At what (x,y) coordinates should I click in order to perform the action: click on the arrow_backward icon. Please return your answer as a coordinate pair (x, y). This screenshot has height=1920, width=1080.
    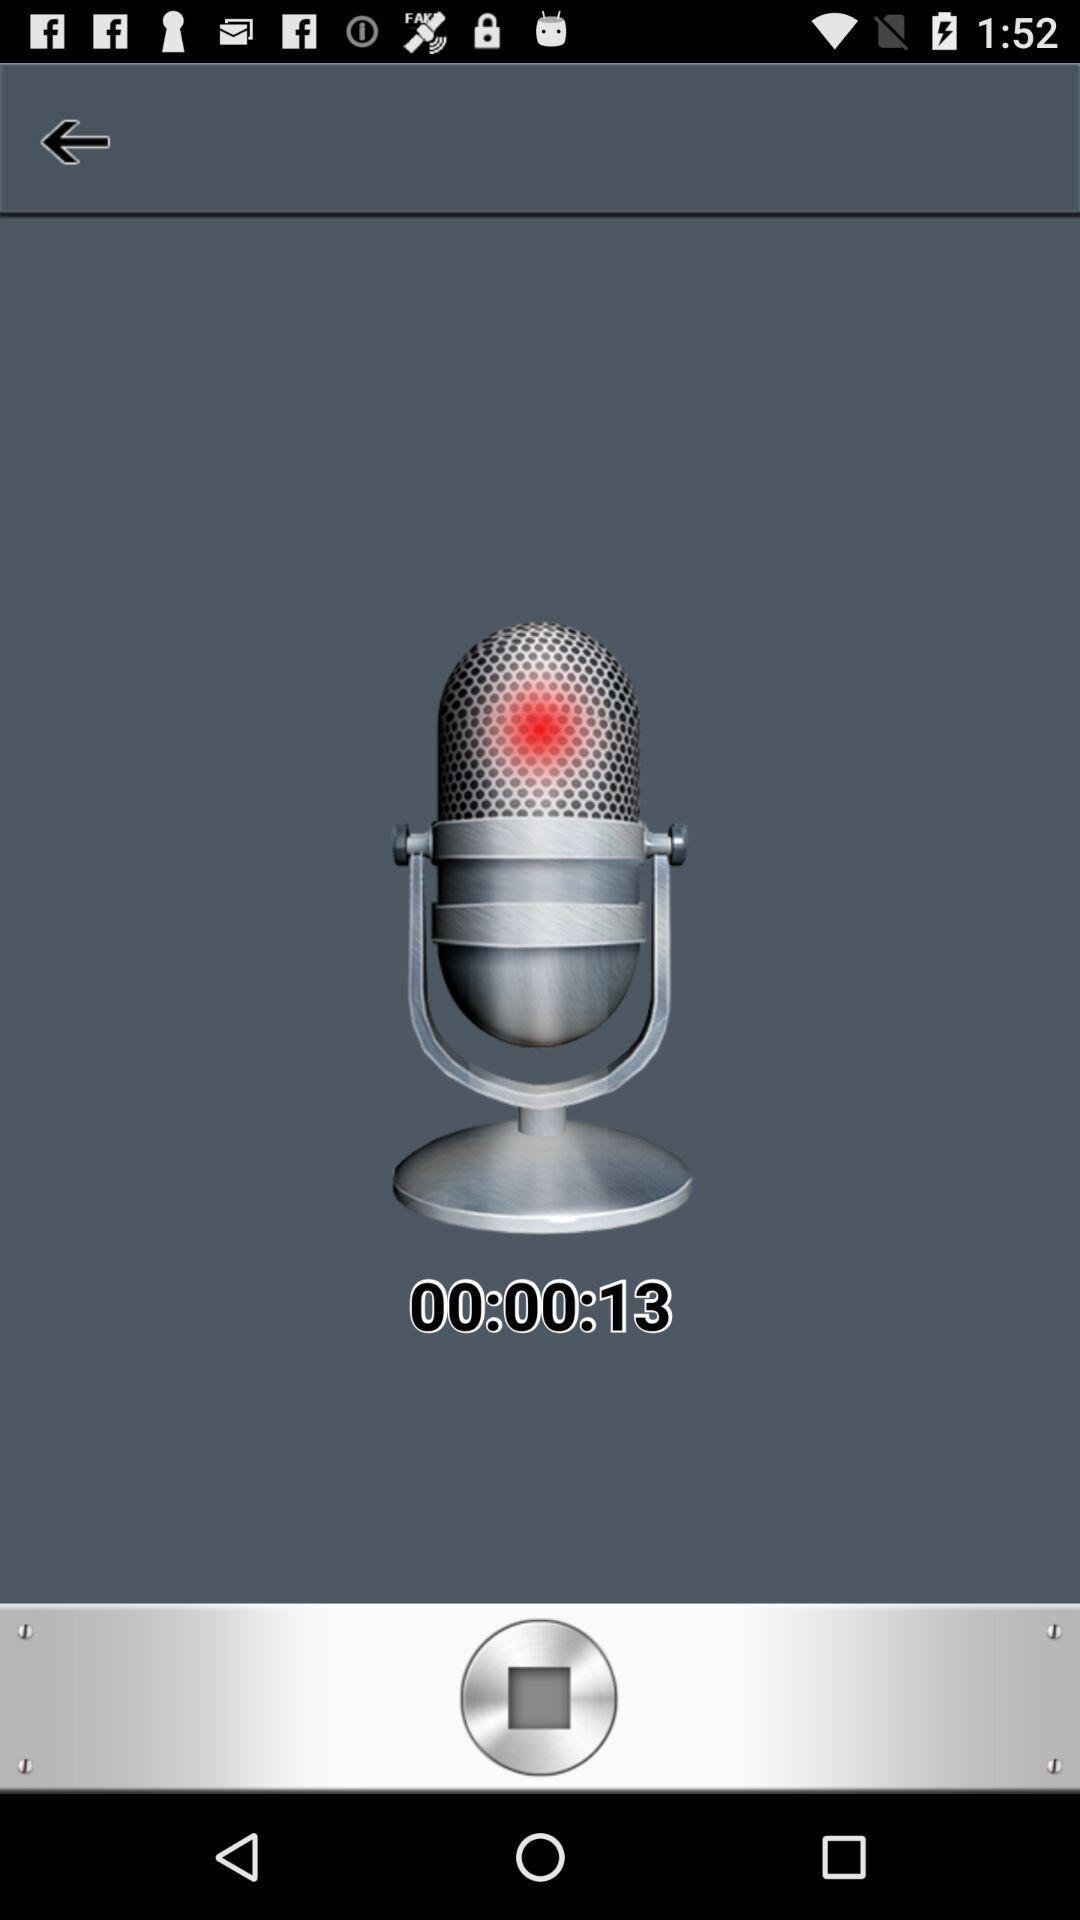
    Looking at the image, I should click on (71, 150).